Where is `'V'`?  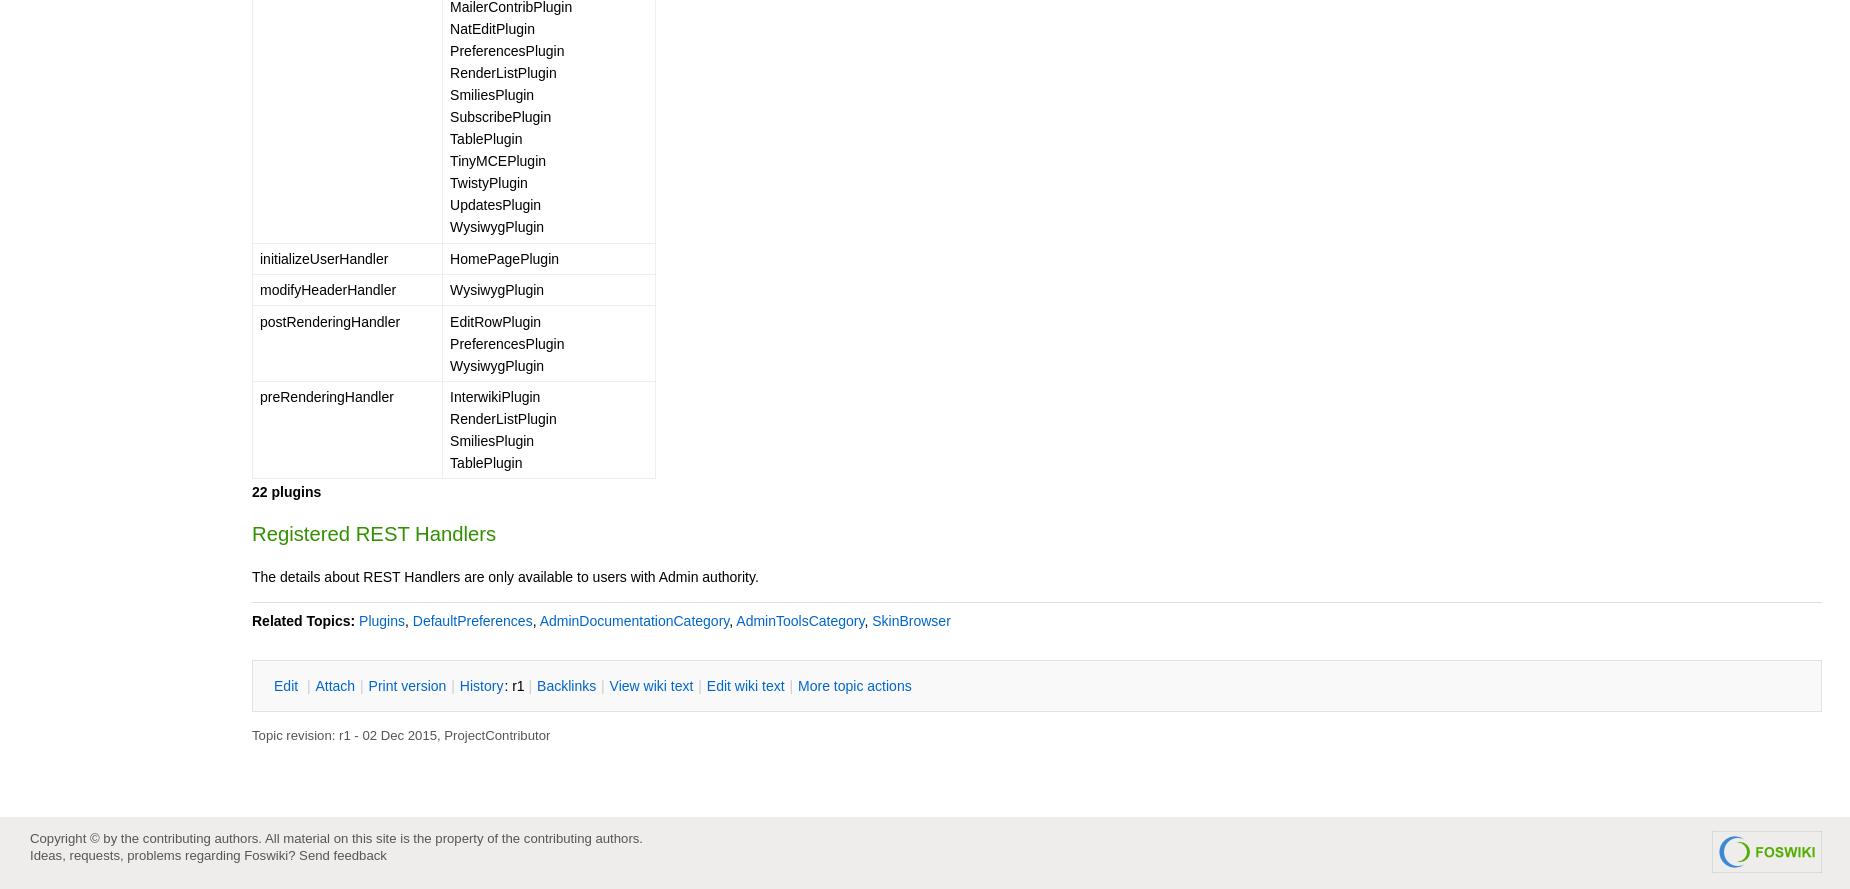
'V' is located at coordinates (613, 684).